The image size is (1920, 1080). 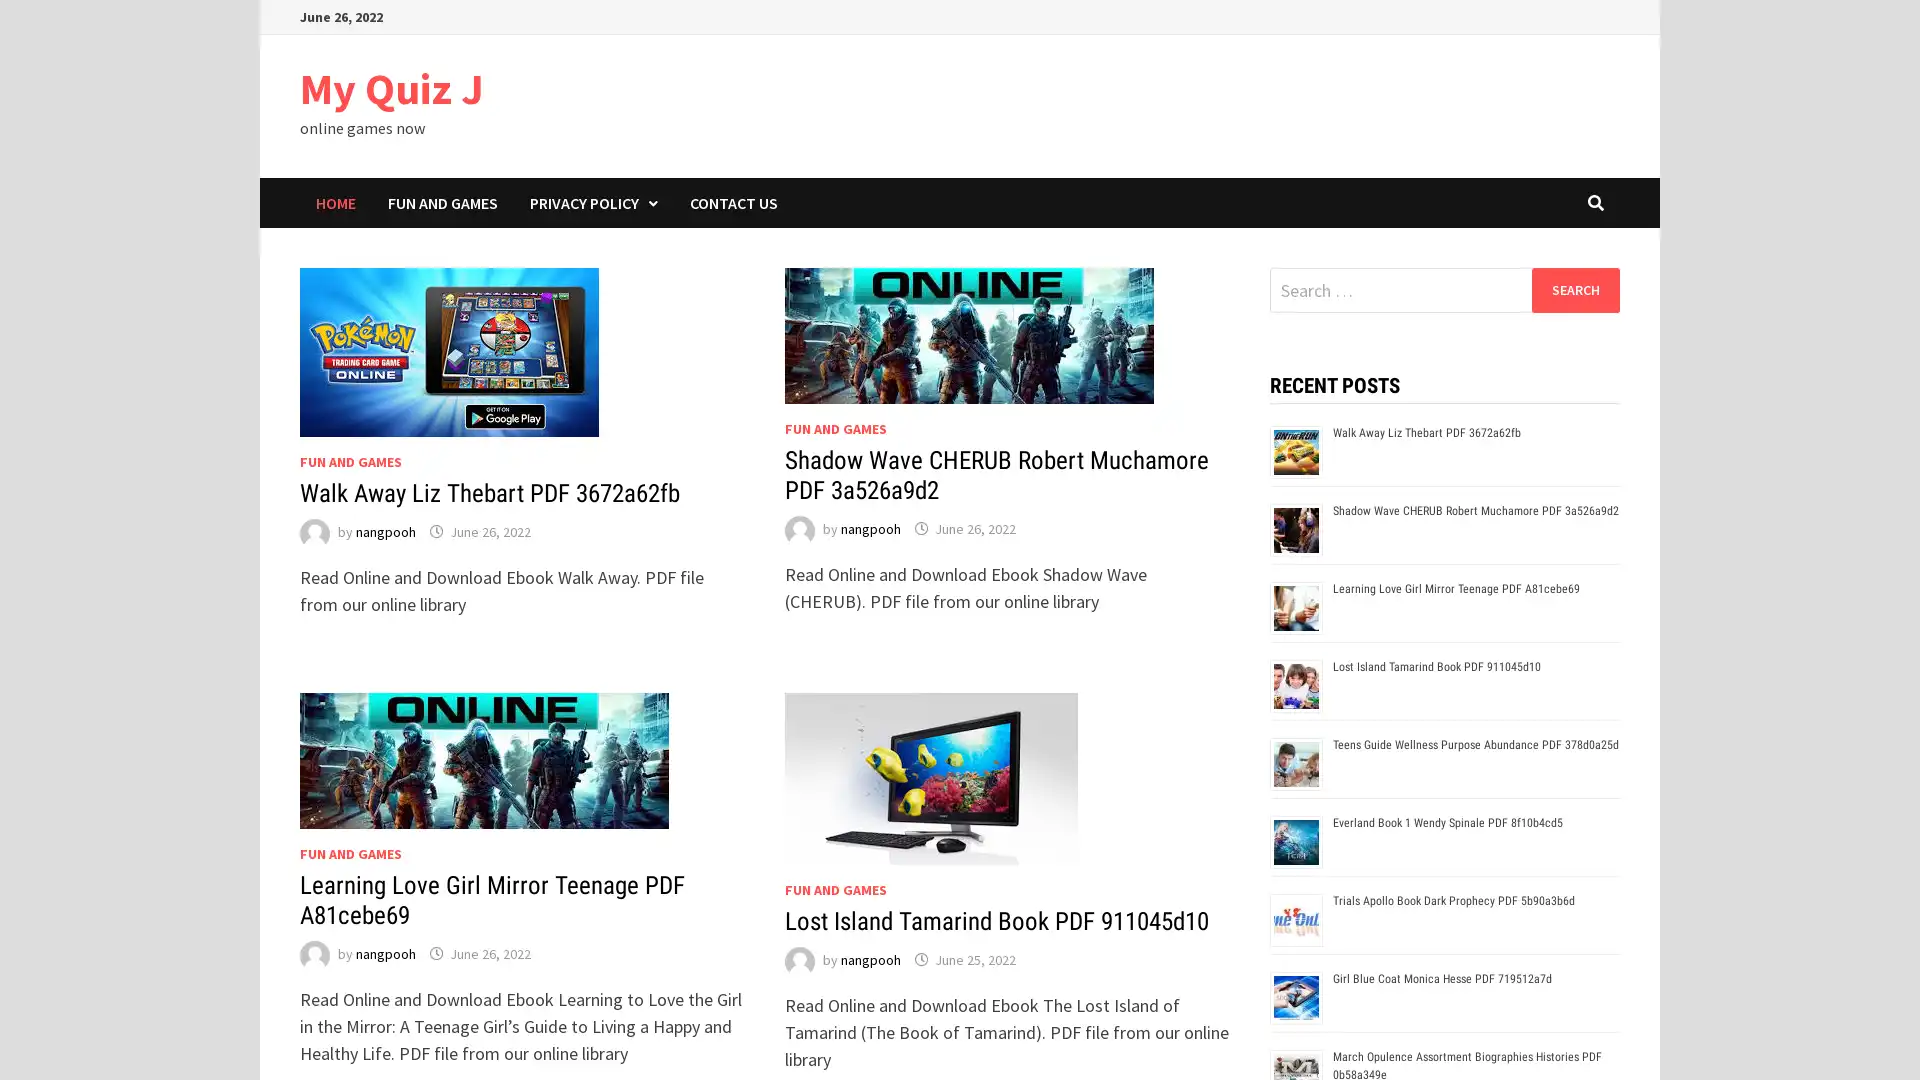 I want to click on Search, so click(x=1574, y=289).